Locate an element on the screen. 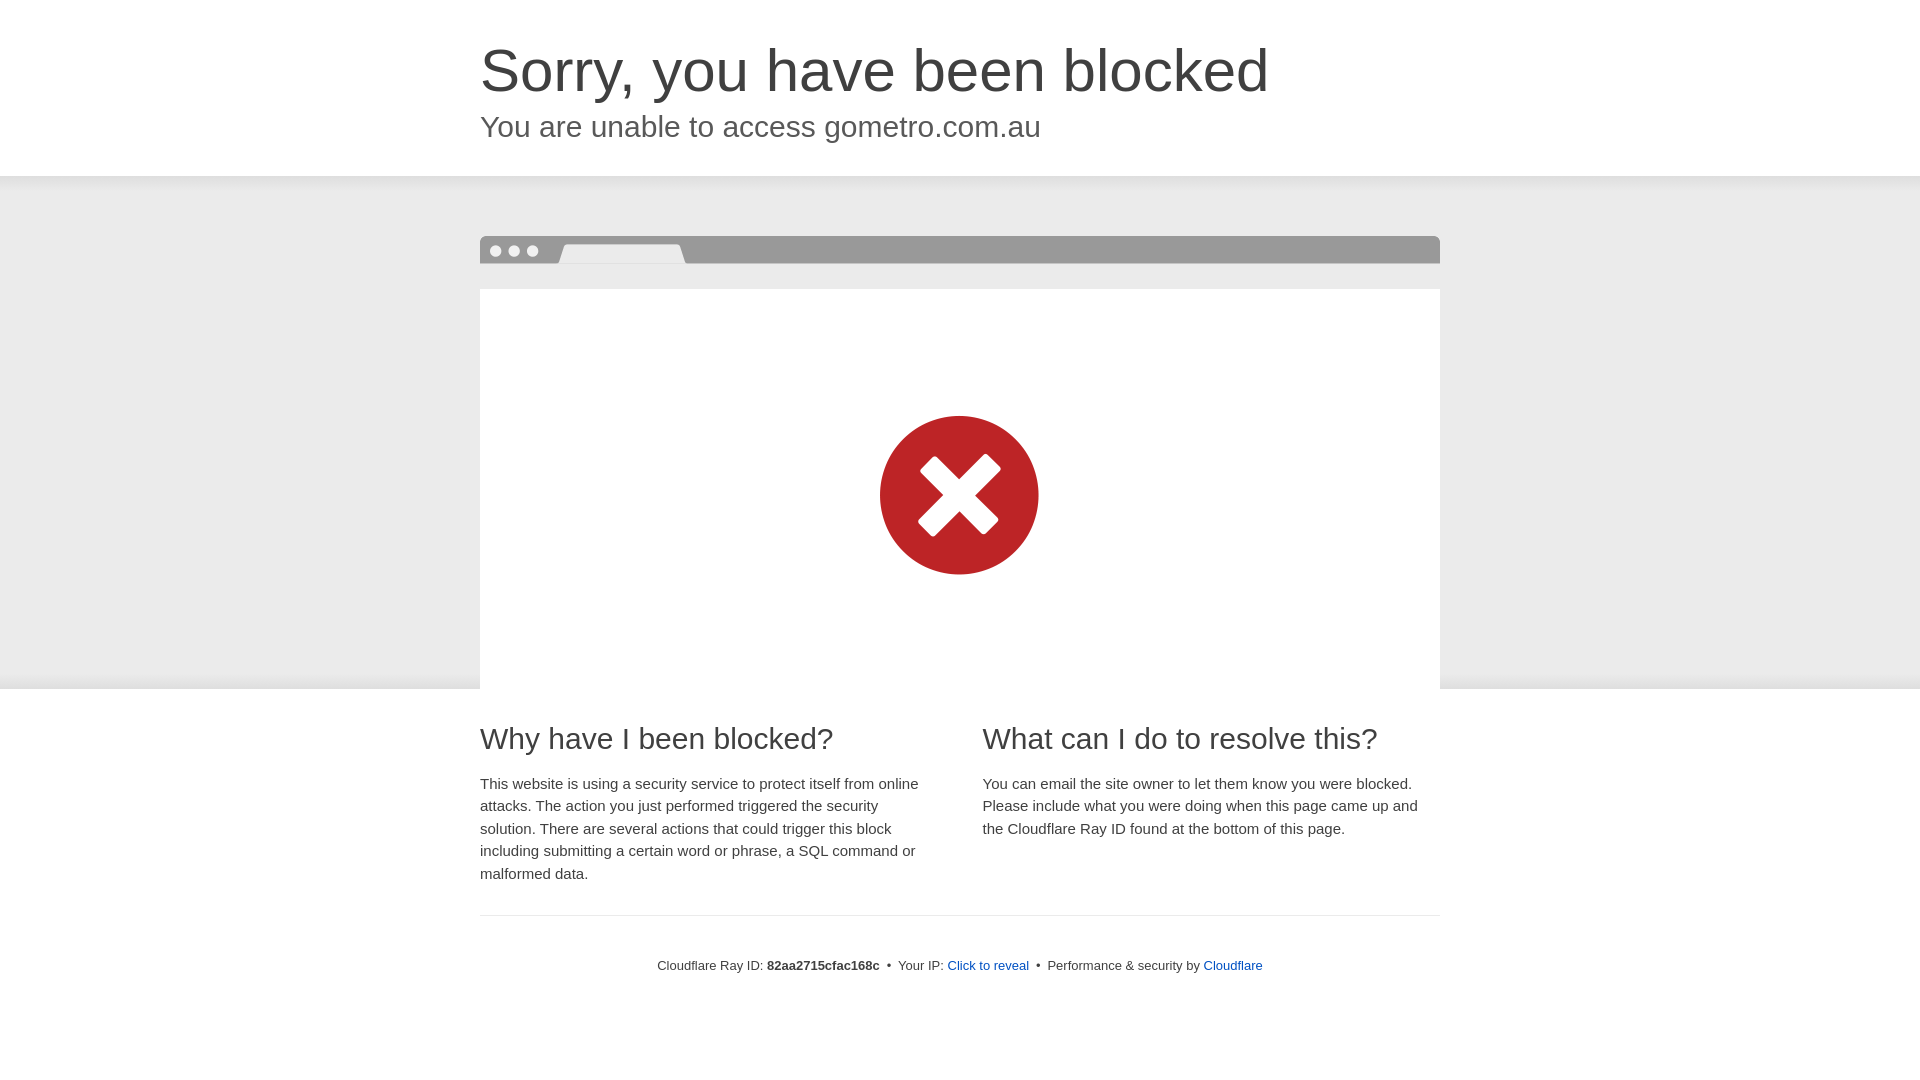 The width and height of the screenshot is (1920, 1080). 'Cloudflare' is located at coordinates (1232, 964).